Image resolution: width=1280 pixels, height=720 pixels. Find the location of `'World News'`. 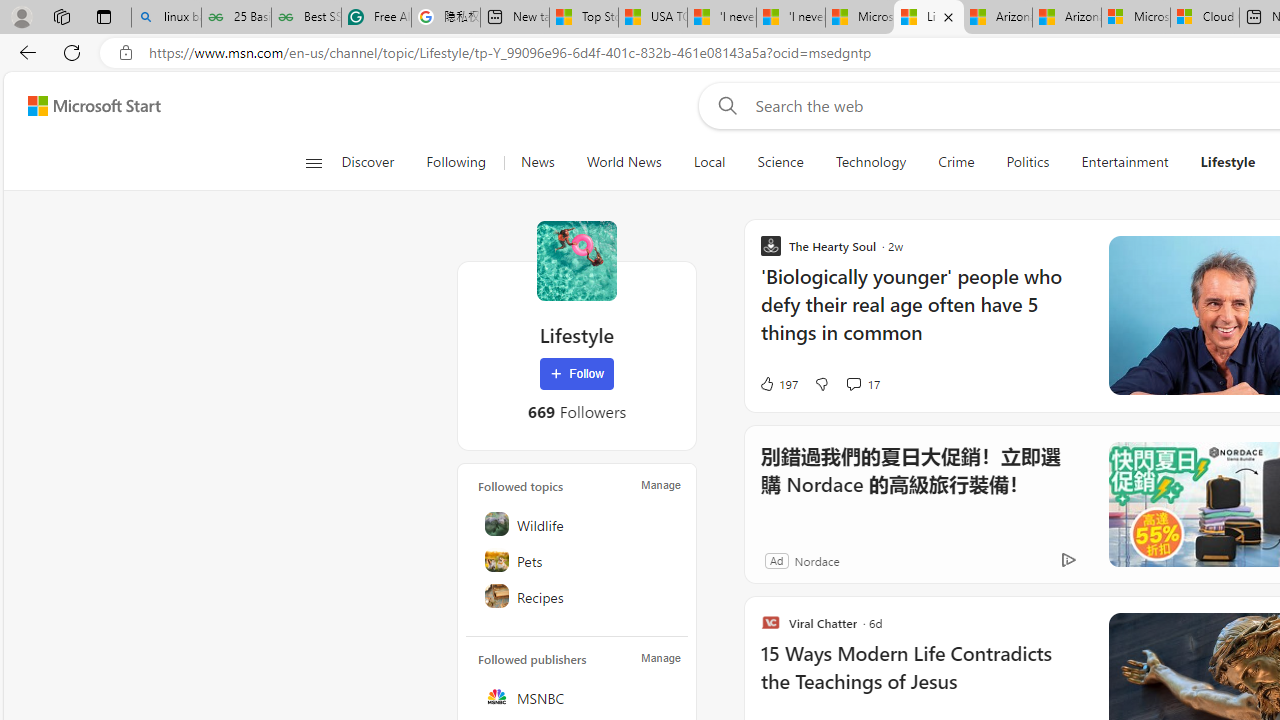

'World News' is located at coordinates (623, 162).